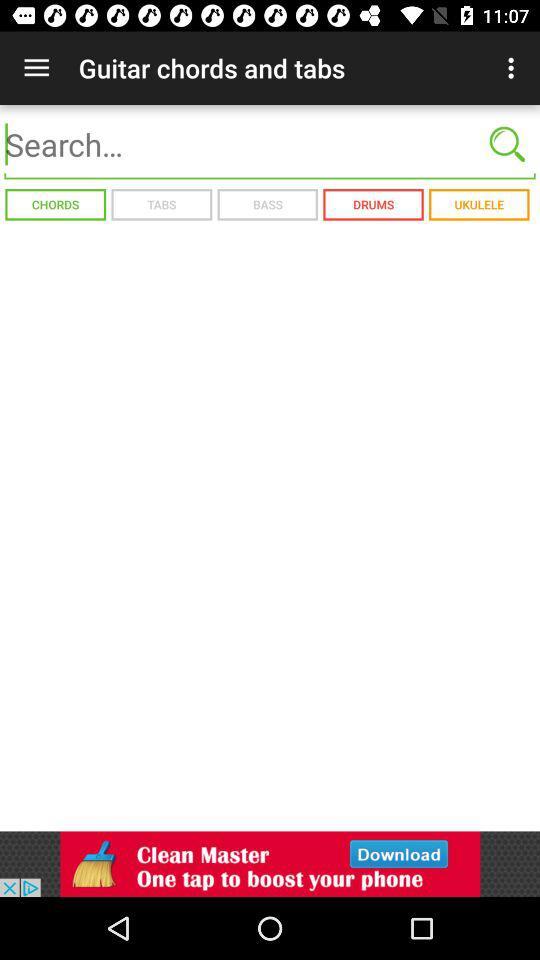 The height and width of the screenshot is (960, 540). What do you see at coordinates (270, 143) in the screenshot?
I see `search terms` at bounding box center [270, 143].